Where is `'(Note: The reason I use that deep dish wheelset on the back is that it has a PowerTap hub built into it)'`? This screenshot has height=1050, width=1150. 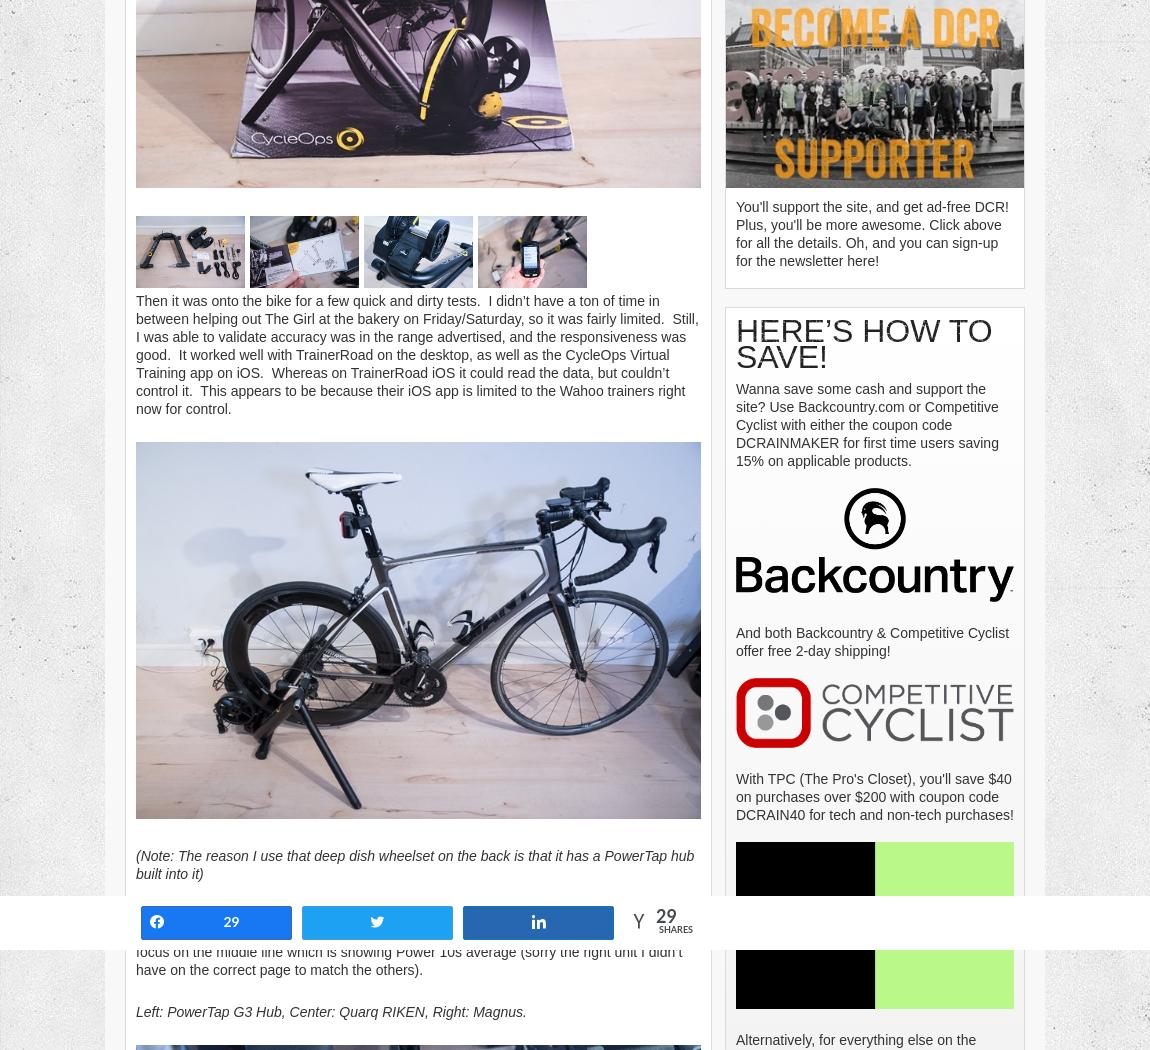
'(Note: The reason I use that deep dish wheelset on the back is that it has a PowerTap hub built into it)' is located at coordinates (135, 863).